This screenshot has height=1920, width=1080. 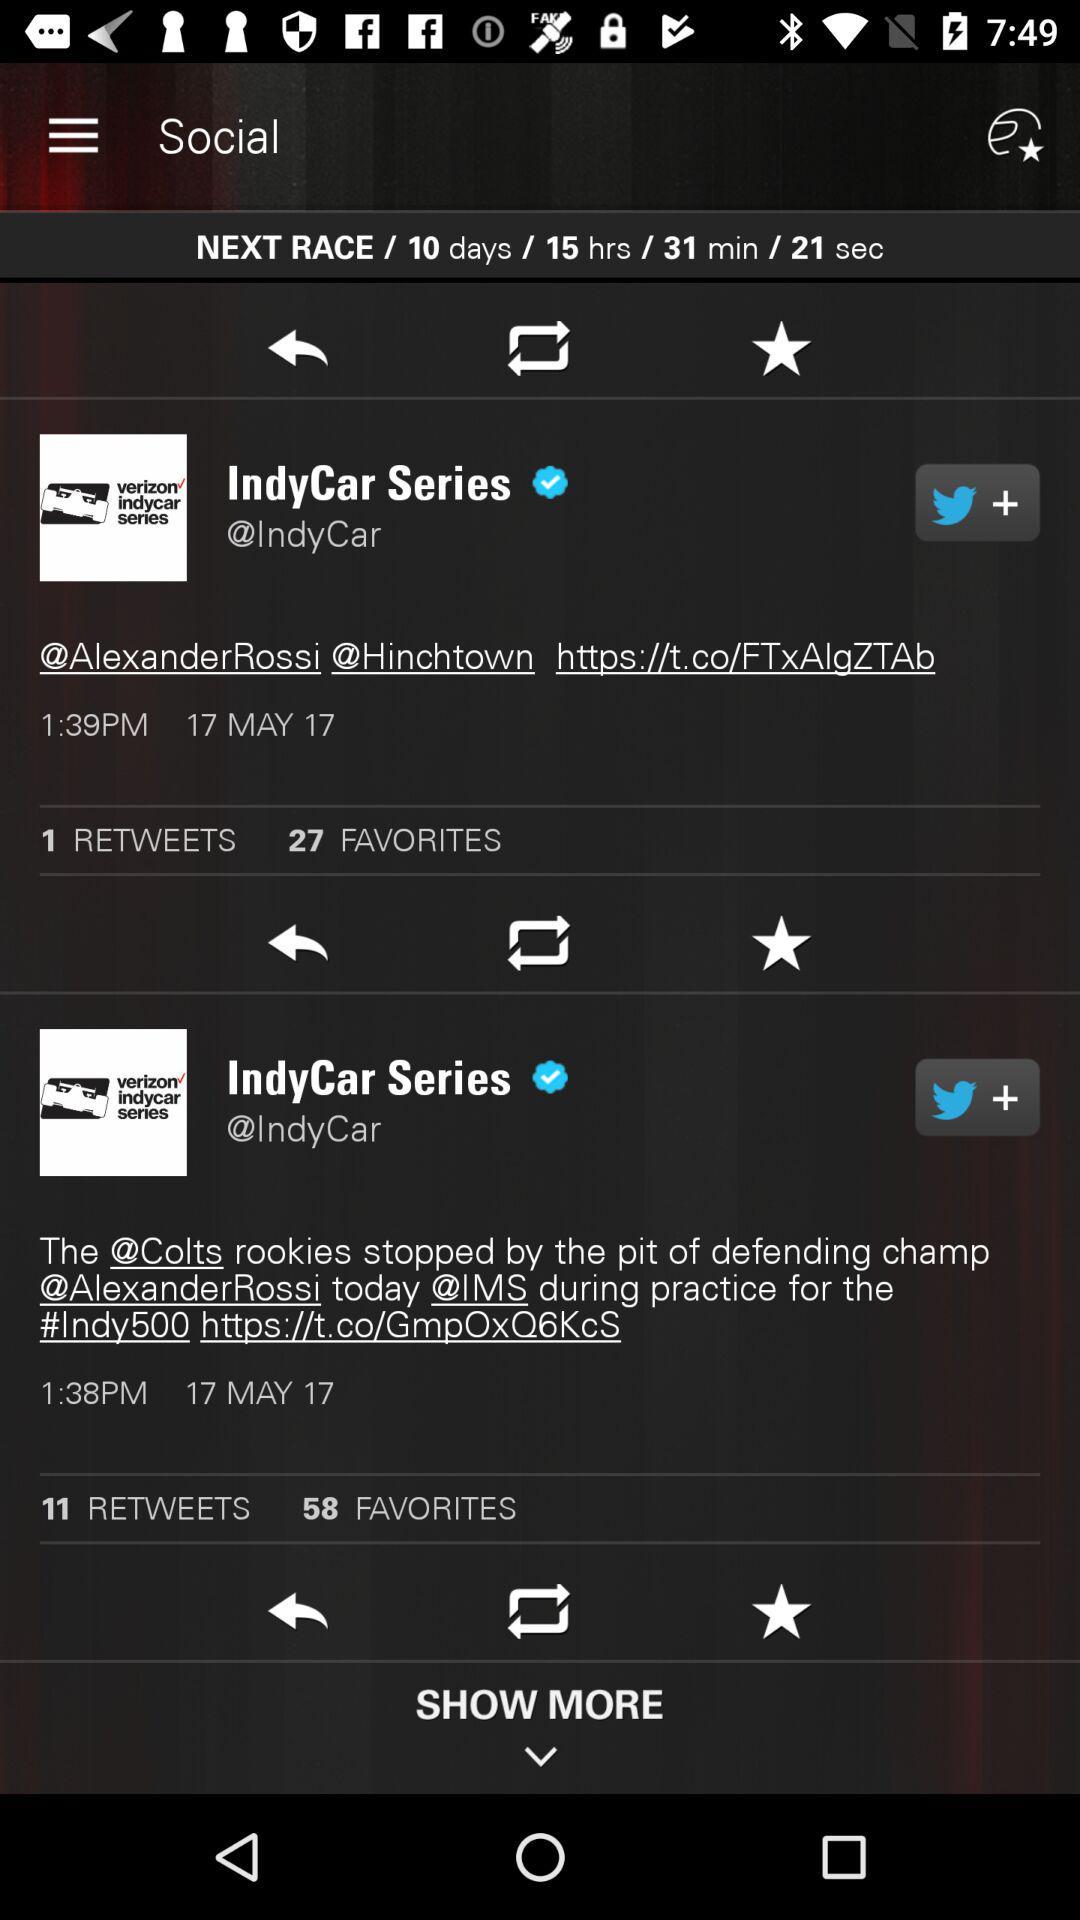 I want to click on to favorites, so click(x=780, y=1617).